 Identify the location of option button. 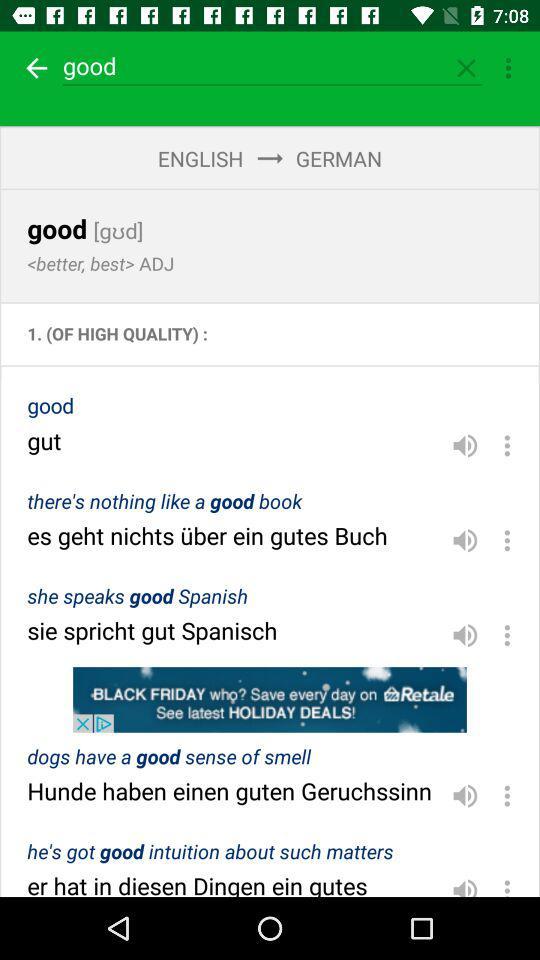
(507, 445).